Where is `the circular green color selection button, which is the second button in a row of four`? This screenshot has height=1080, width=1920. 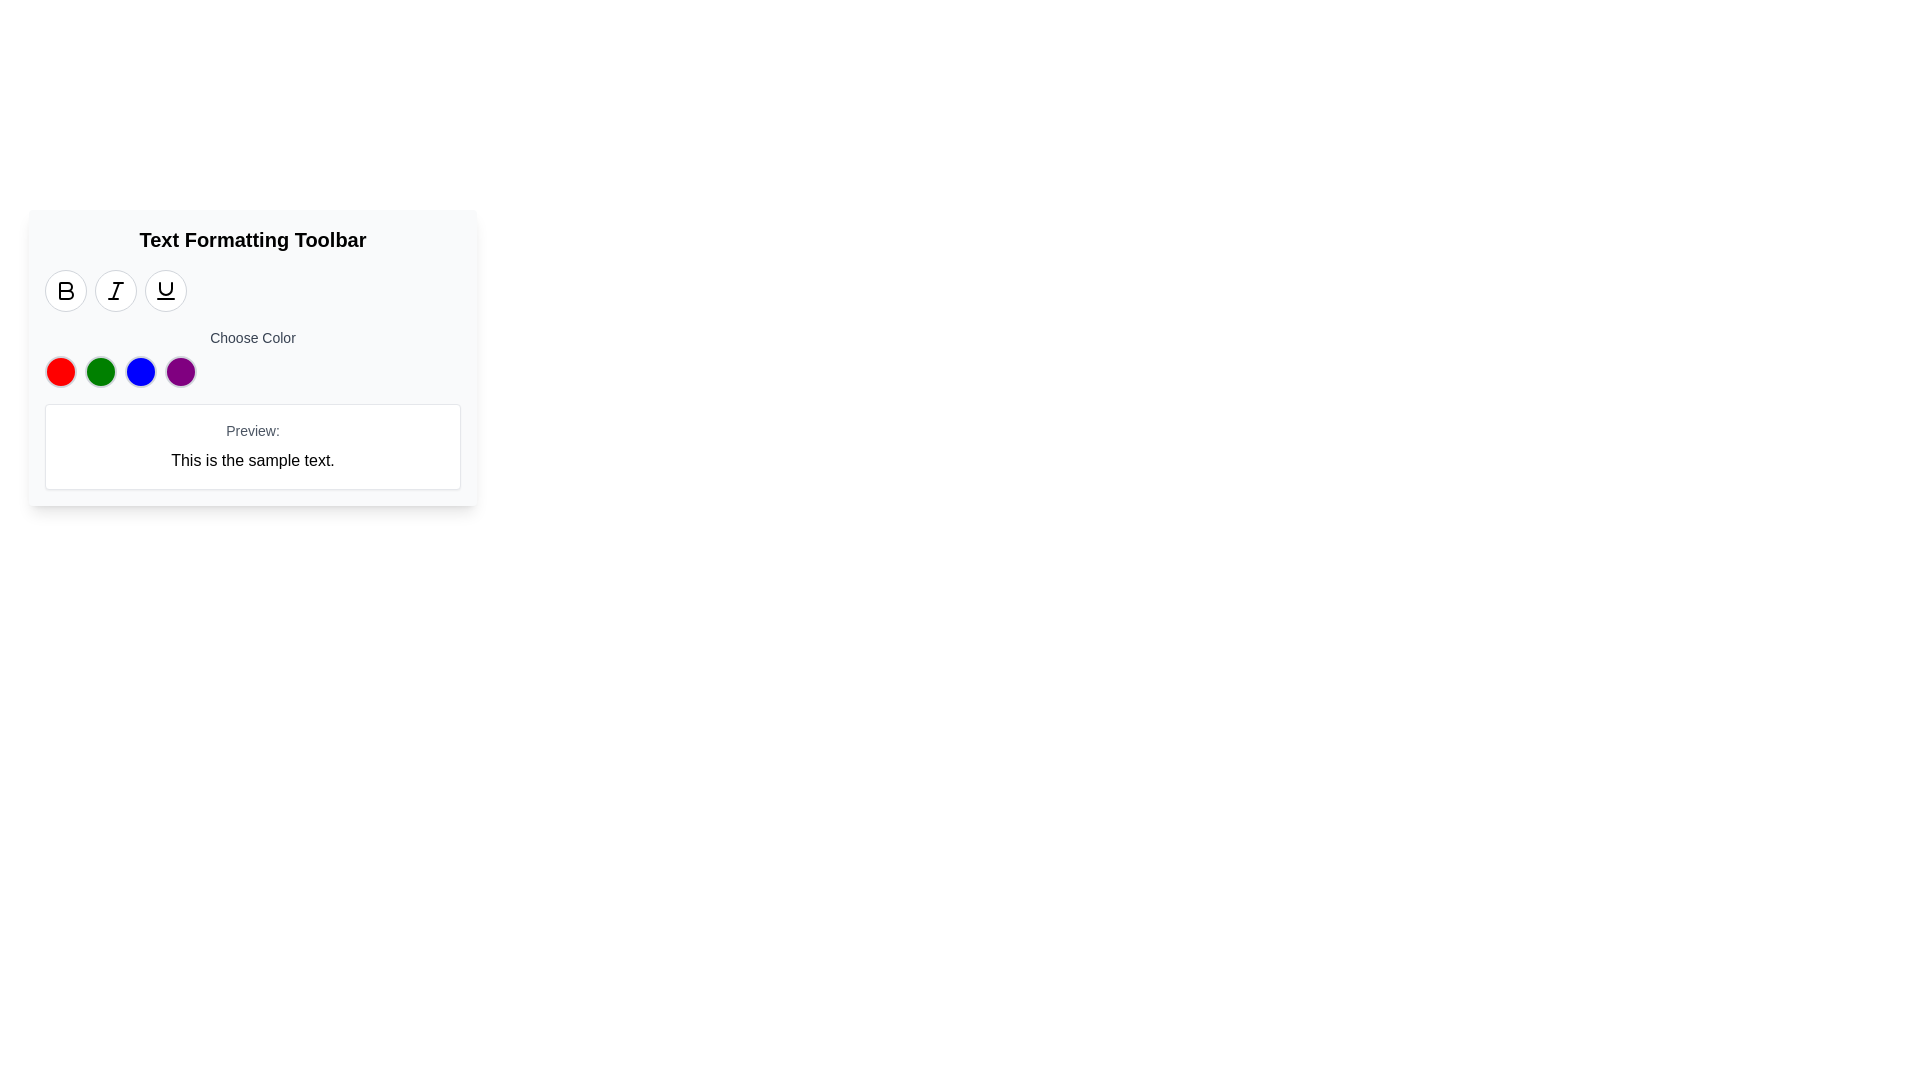 the circular green color selection button, which is the second button in a row of four is located at coordinates (99, 371).